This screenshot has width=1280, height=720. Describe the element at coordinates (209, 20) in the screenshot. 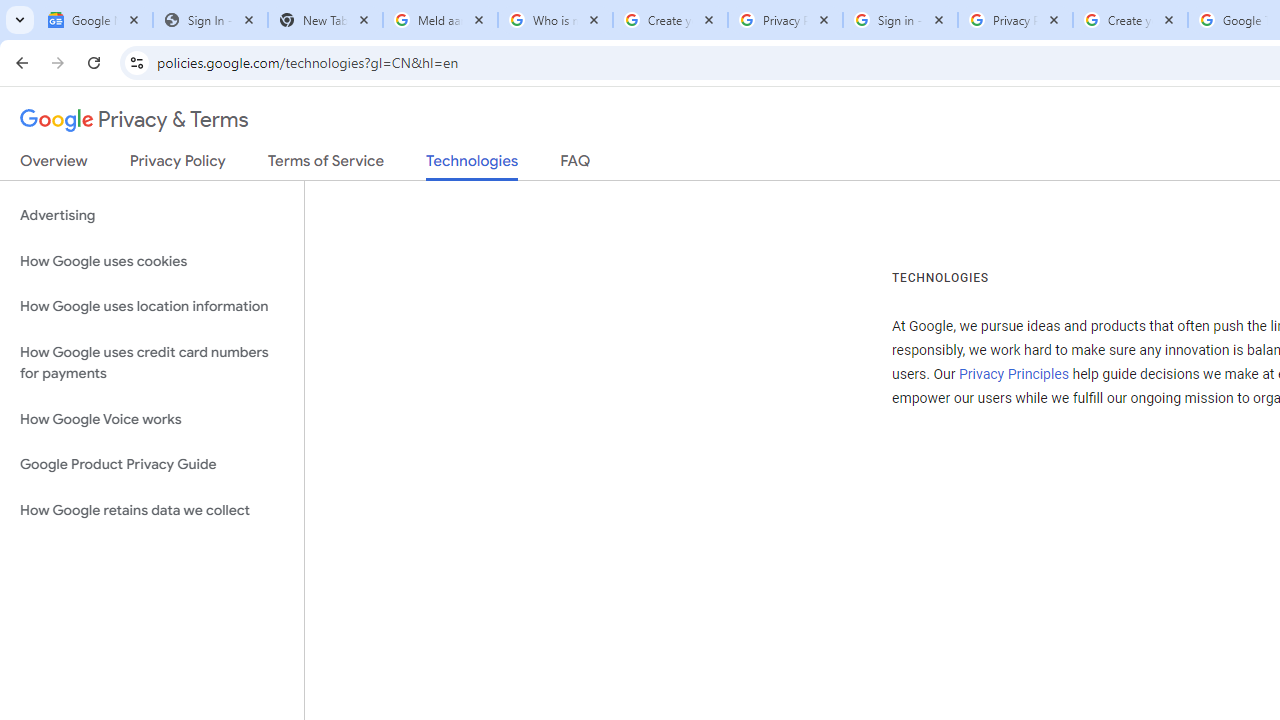

I see `'Sign In - USA TODAY'` at that location.